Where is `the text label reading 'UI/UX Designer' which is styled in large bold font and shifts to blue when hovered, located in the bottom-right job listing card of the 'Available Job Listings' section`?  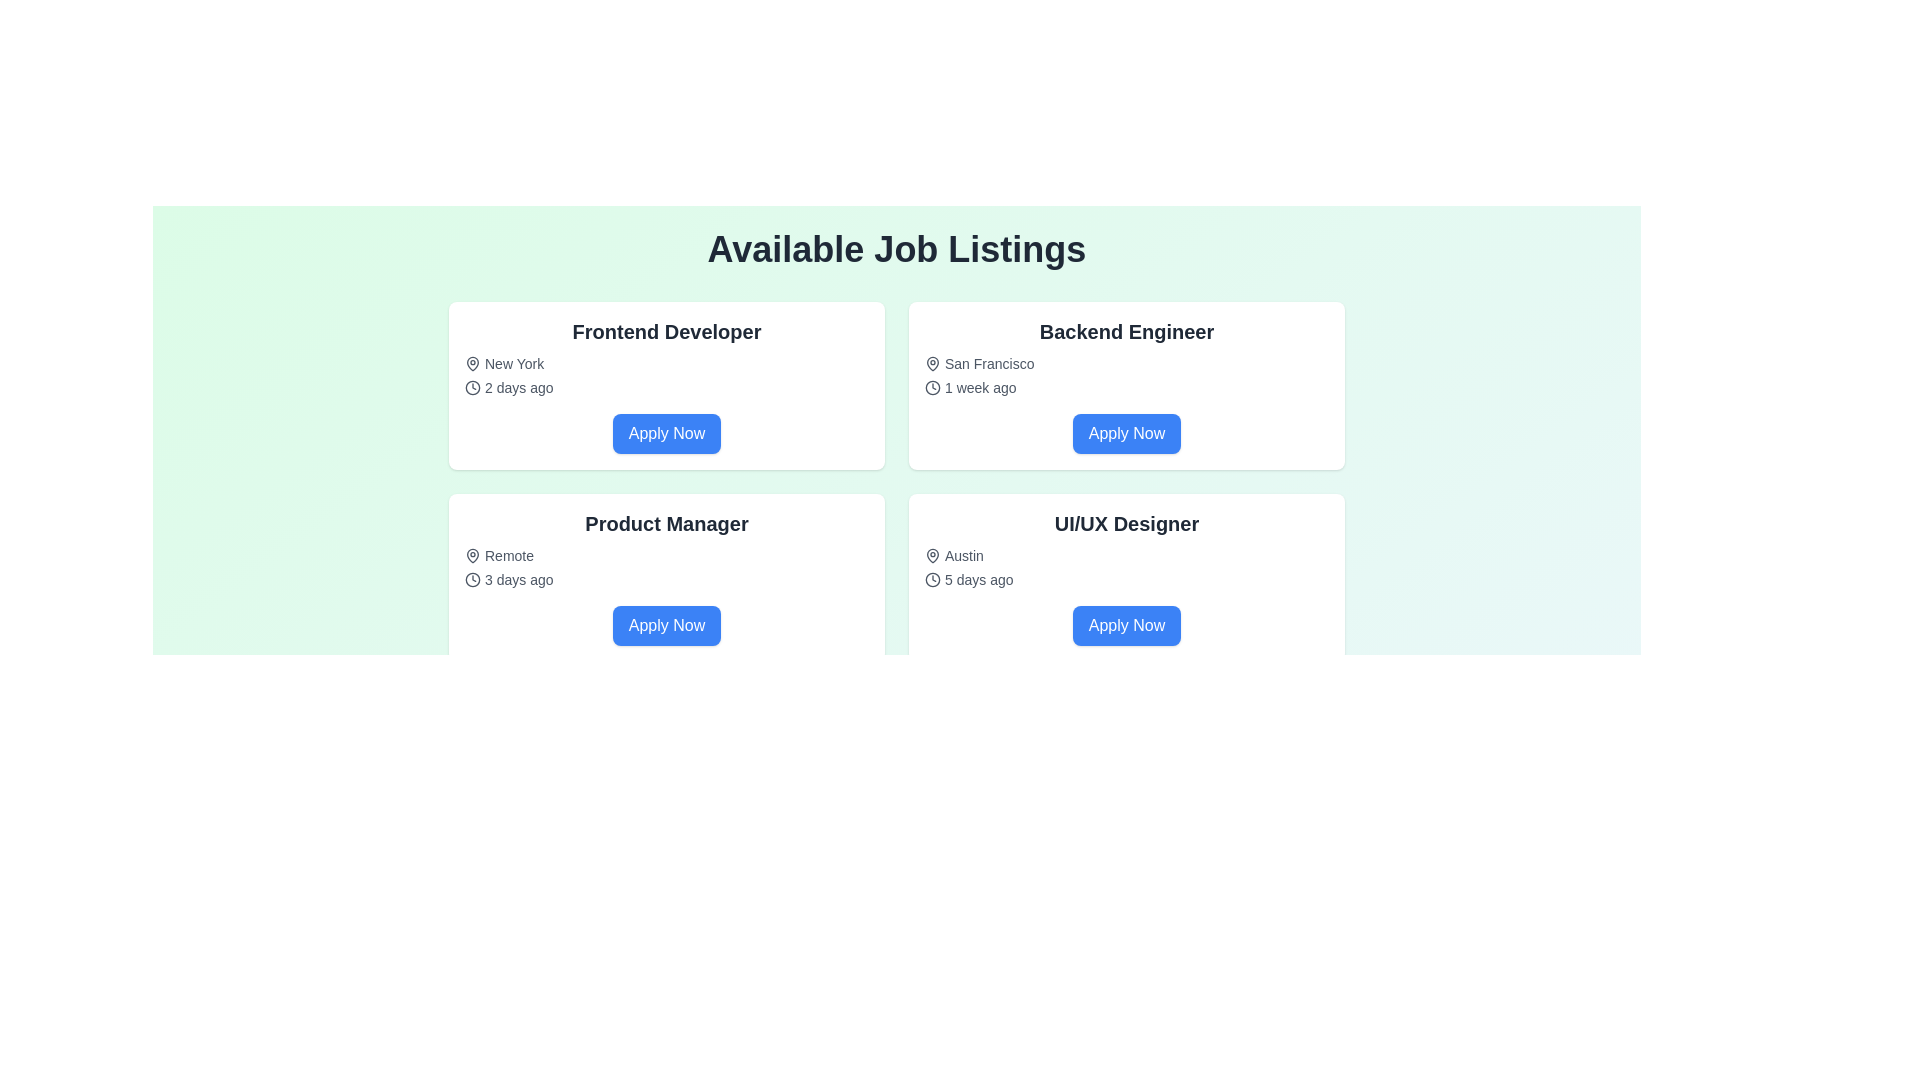
the text label reading 'UI/UX Designer' which is styled in large bold font and shifts to blue when hovered, located in the bottom-right job listing card of the 'Available Job Listings' section is located at coordinates (1127, 523).